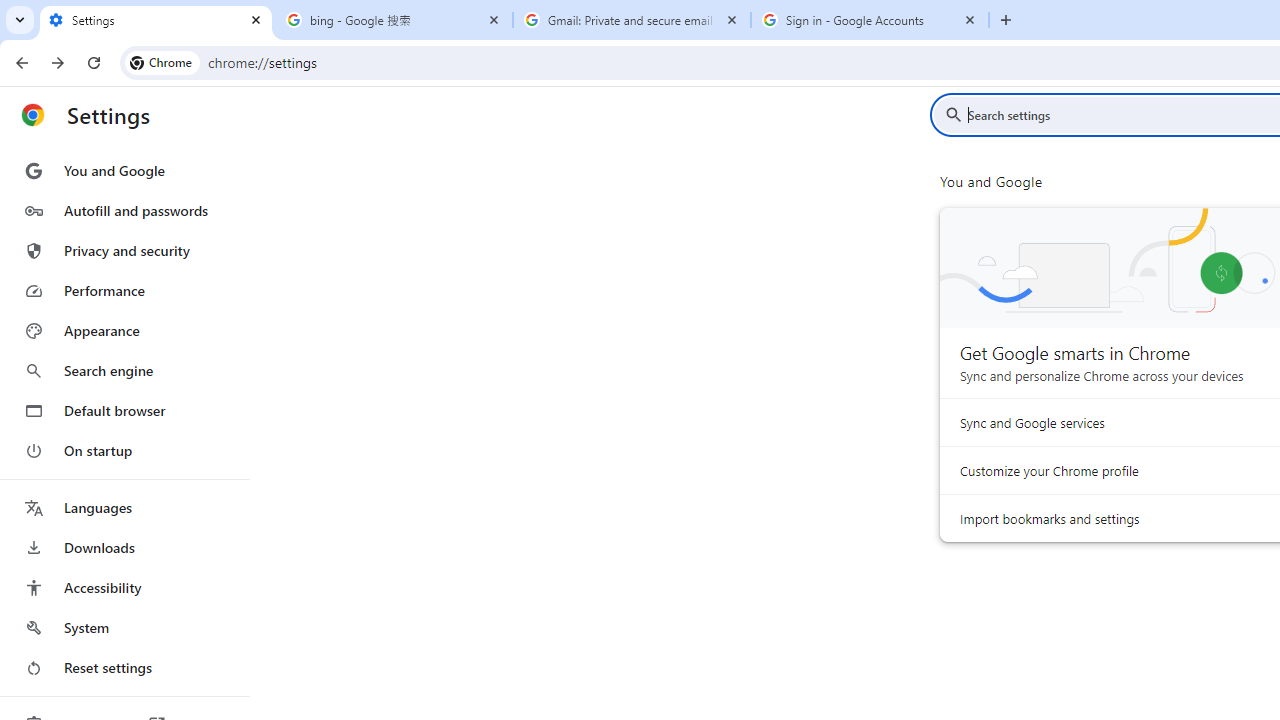 This screenshot has width=1280, height=720. What do you see at coordinates (123, 410) in the screenshot?
I see `'Default browser'` at bounding box center [123, 410].